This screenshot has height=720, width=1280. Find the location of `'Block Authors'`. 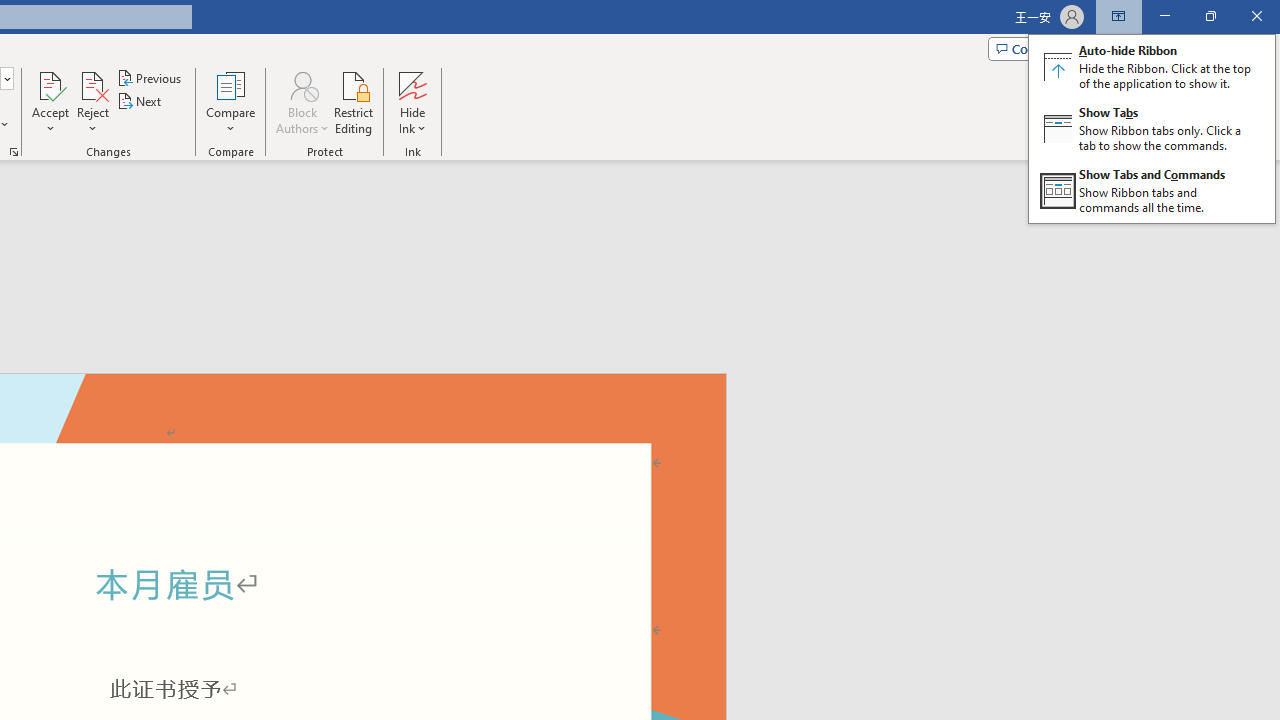

'Block Authors' is located at coordinates (301, 103).